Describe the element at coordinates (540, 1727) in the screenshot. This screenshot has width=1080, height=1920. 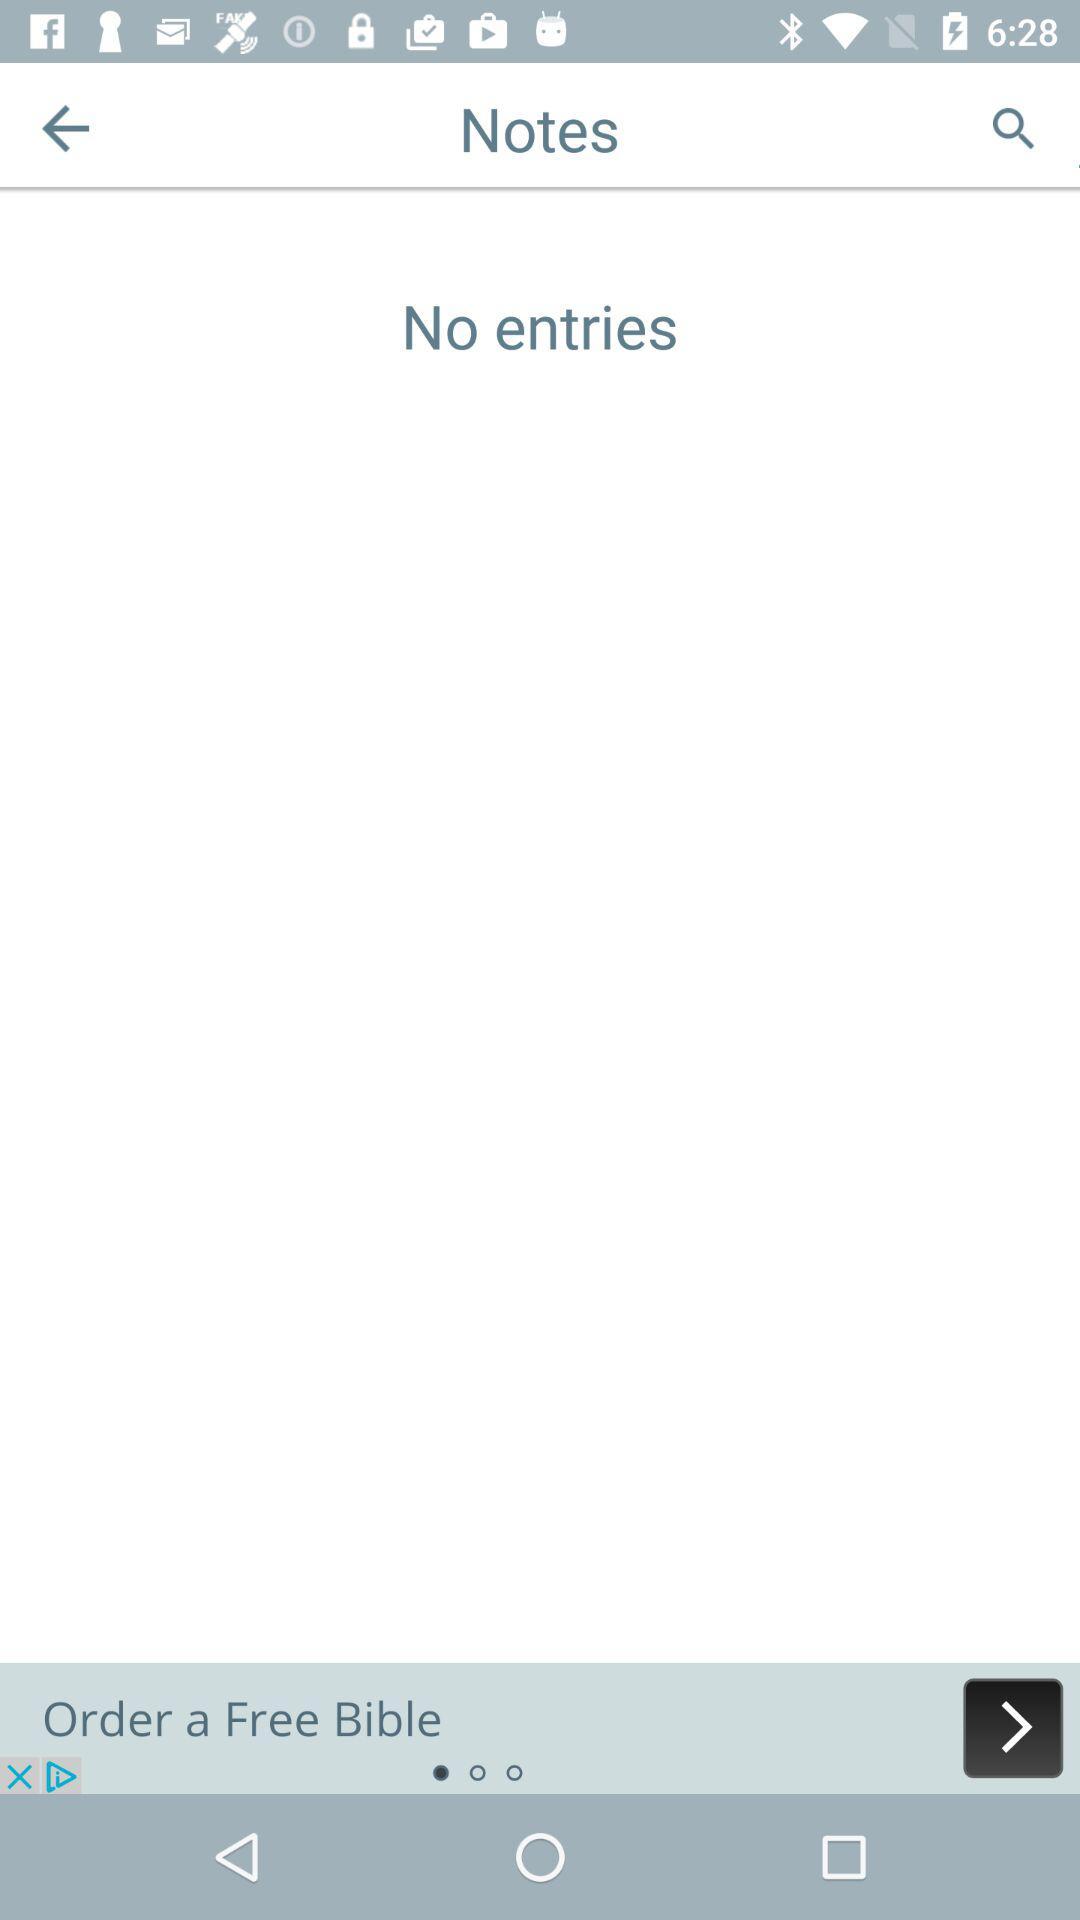
I see `n ote pad writer` at that location.